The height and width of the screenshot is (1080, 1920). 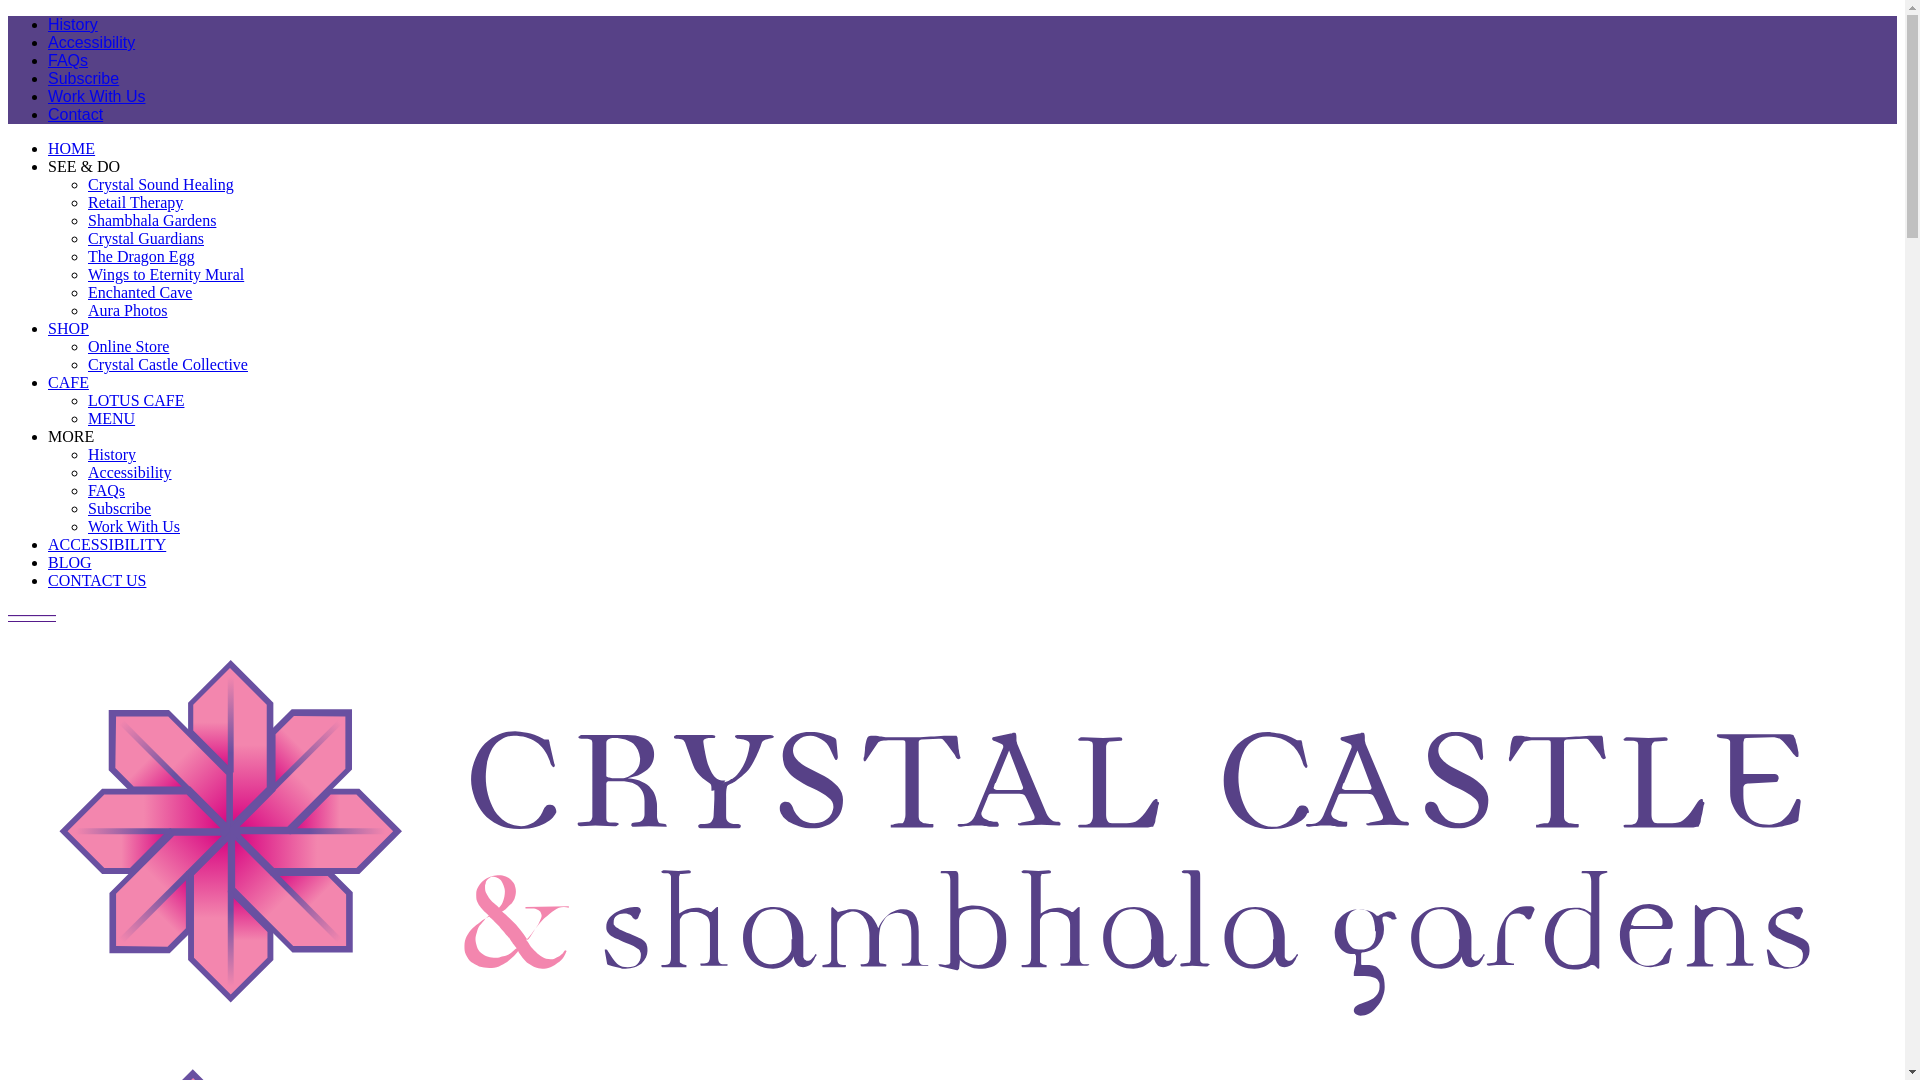 I want to click on 'The Dragon Egg', so click(x=86, y=255).